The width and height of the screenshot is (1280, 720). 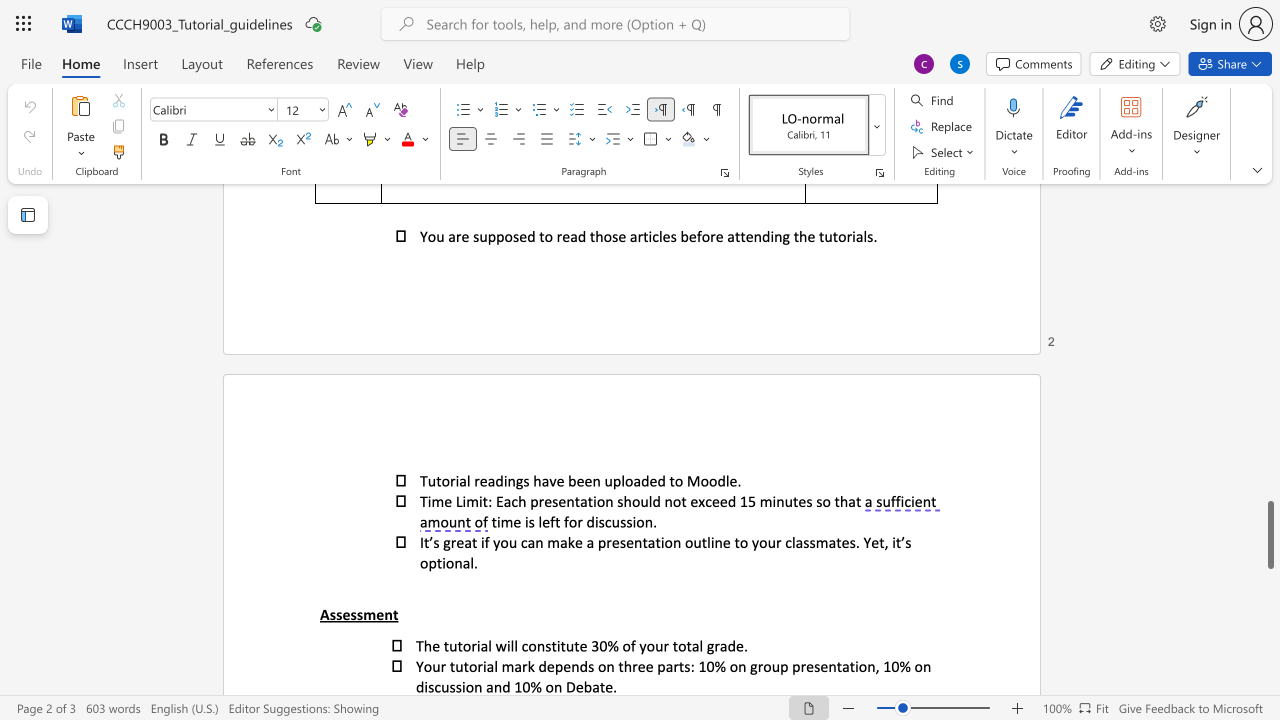 I want to click on the scrollbar on the right to shift the page higher, so click(x=1269, y=300).